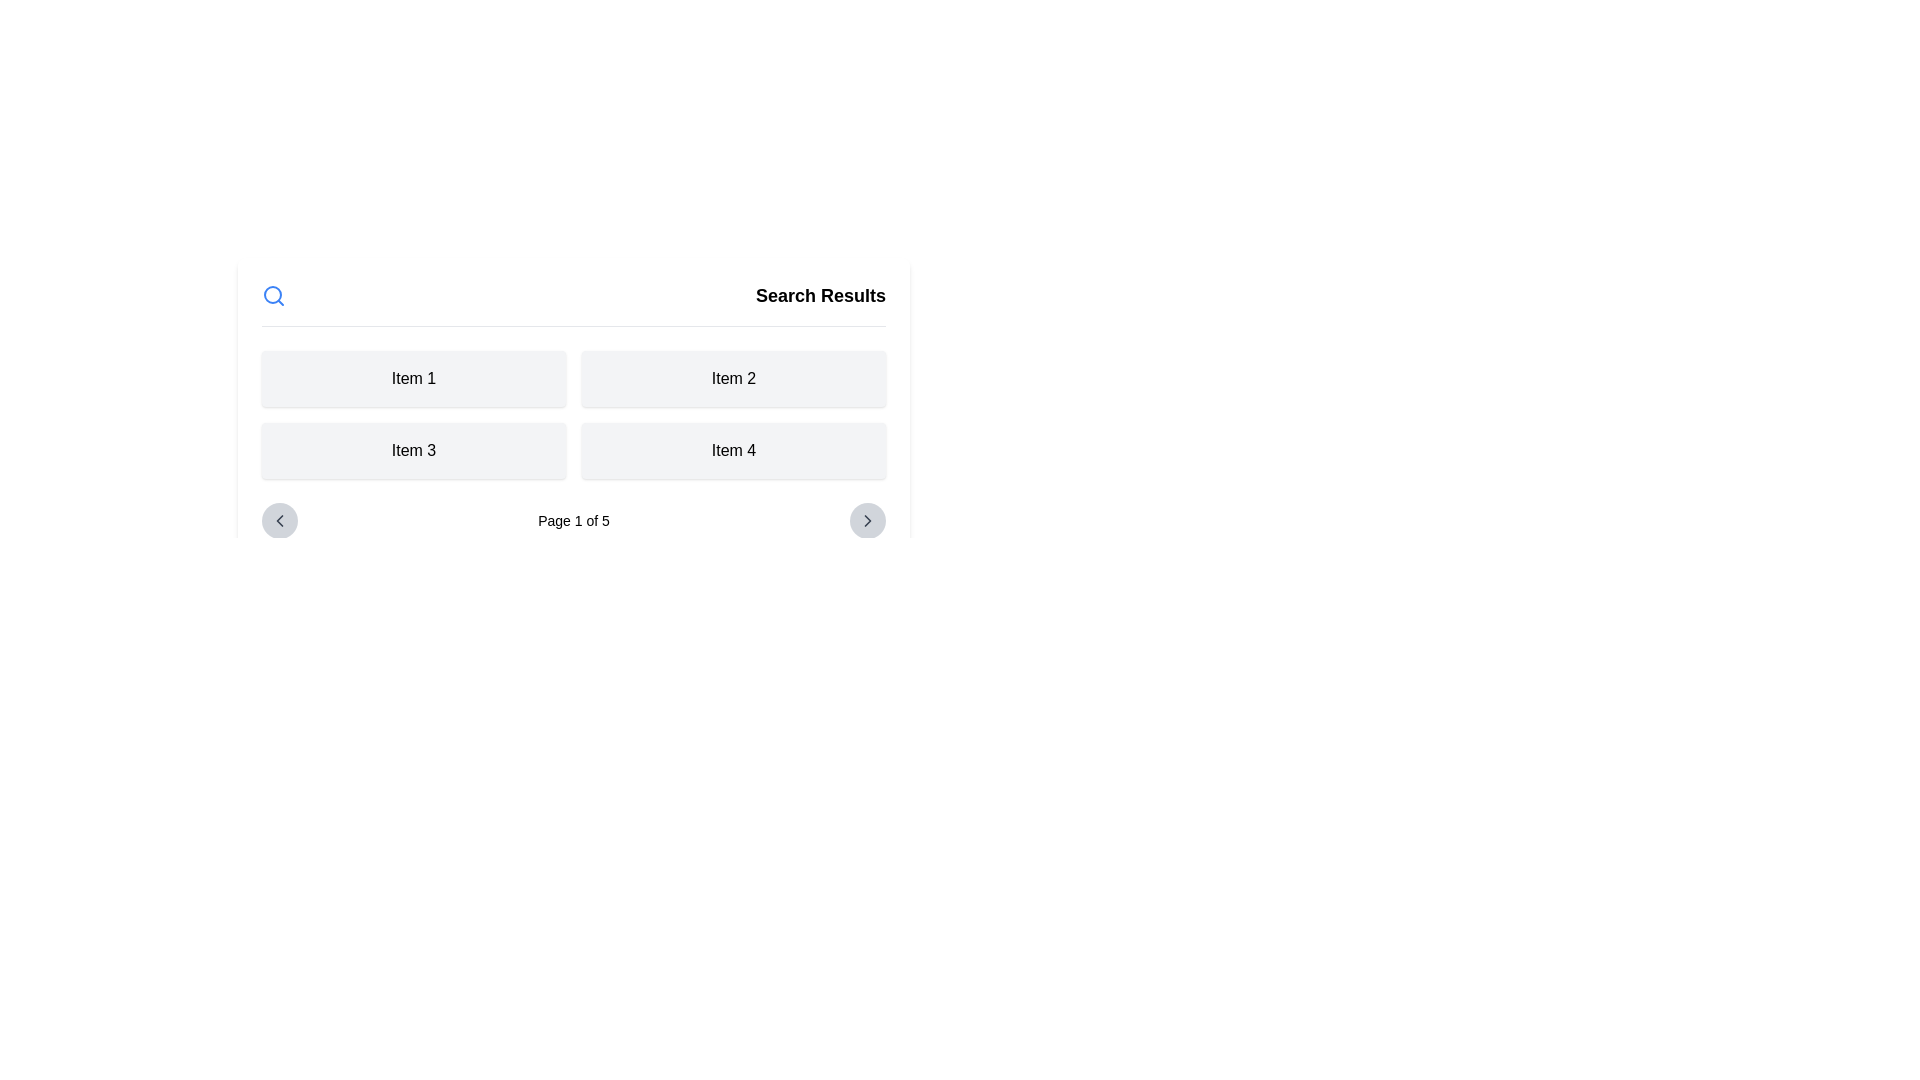 The height and width of the screenshot is (1080, 1920). Describe the element at coordinates (868, 519) in the screenshot. I see `the chevron arrow icon located in the bottom-right corner of the interface` at that location.